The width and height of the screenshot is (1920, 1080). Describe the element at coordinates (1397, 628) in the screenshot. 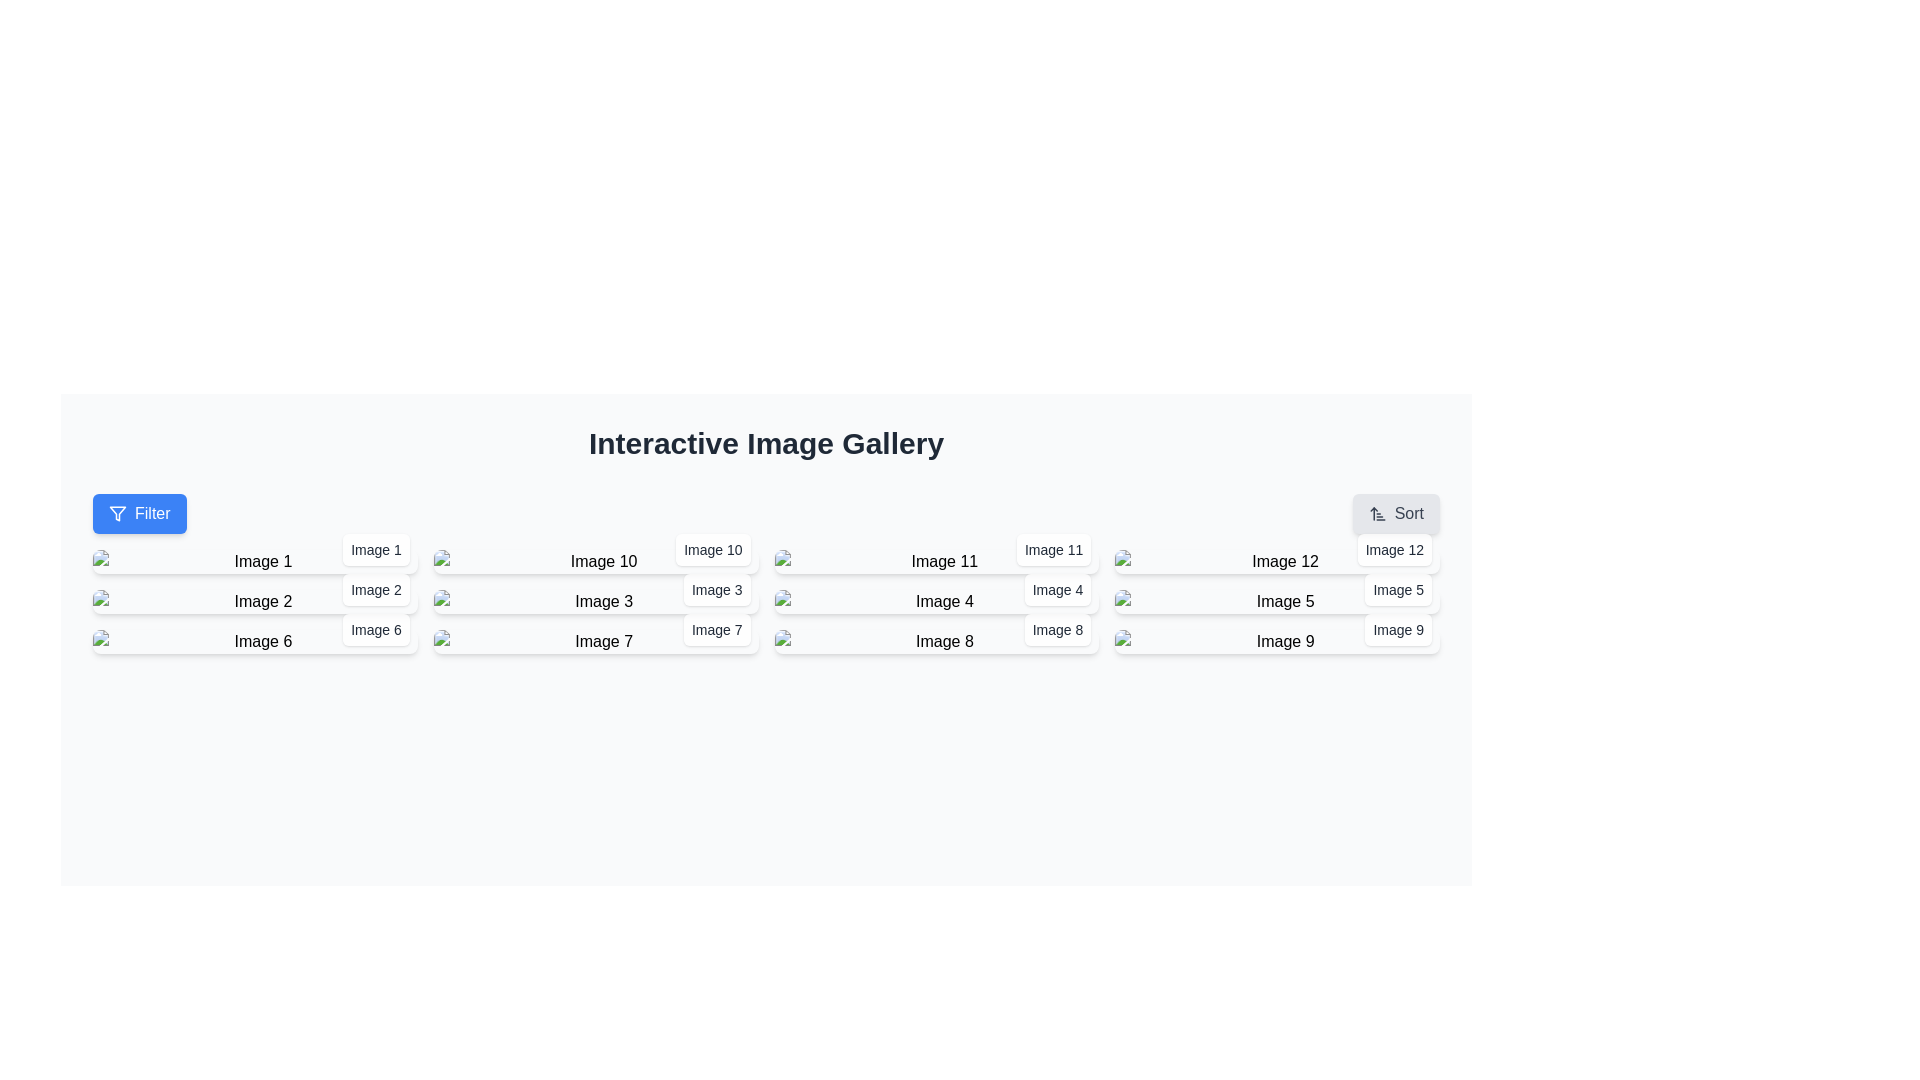

I see `displayed text of the Text display labeling the ninth image located at the bottom-right corner of the box enclosing 'Image 9' in the grid layout` at that location.